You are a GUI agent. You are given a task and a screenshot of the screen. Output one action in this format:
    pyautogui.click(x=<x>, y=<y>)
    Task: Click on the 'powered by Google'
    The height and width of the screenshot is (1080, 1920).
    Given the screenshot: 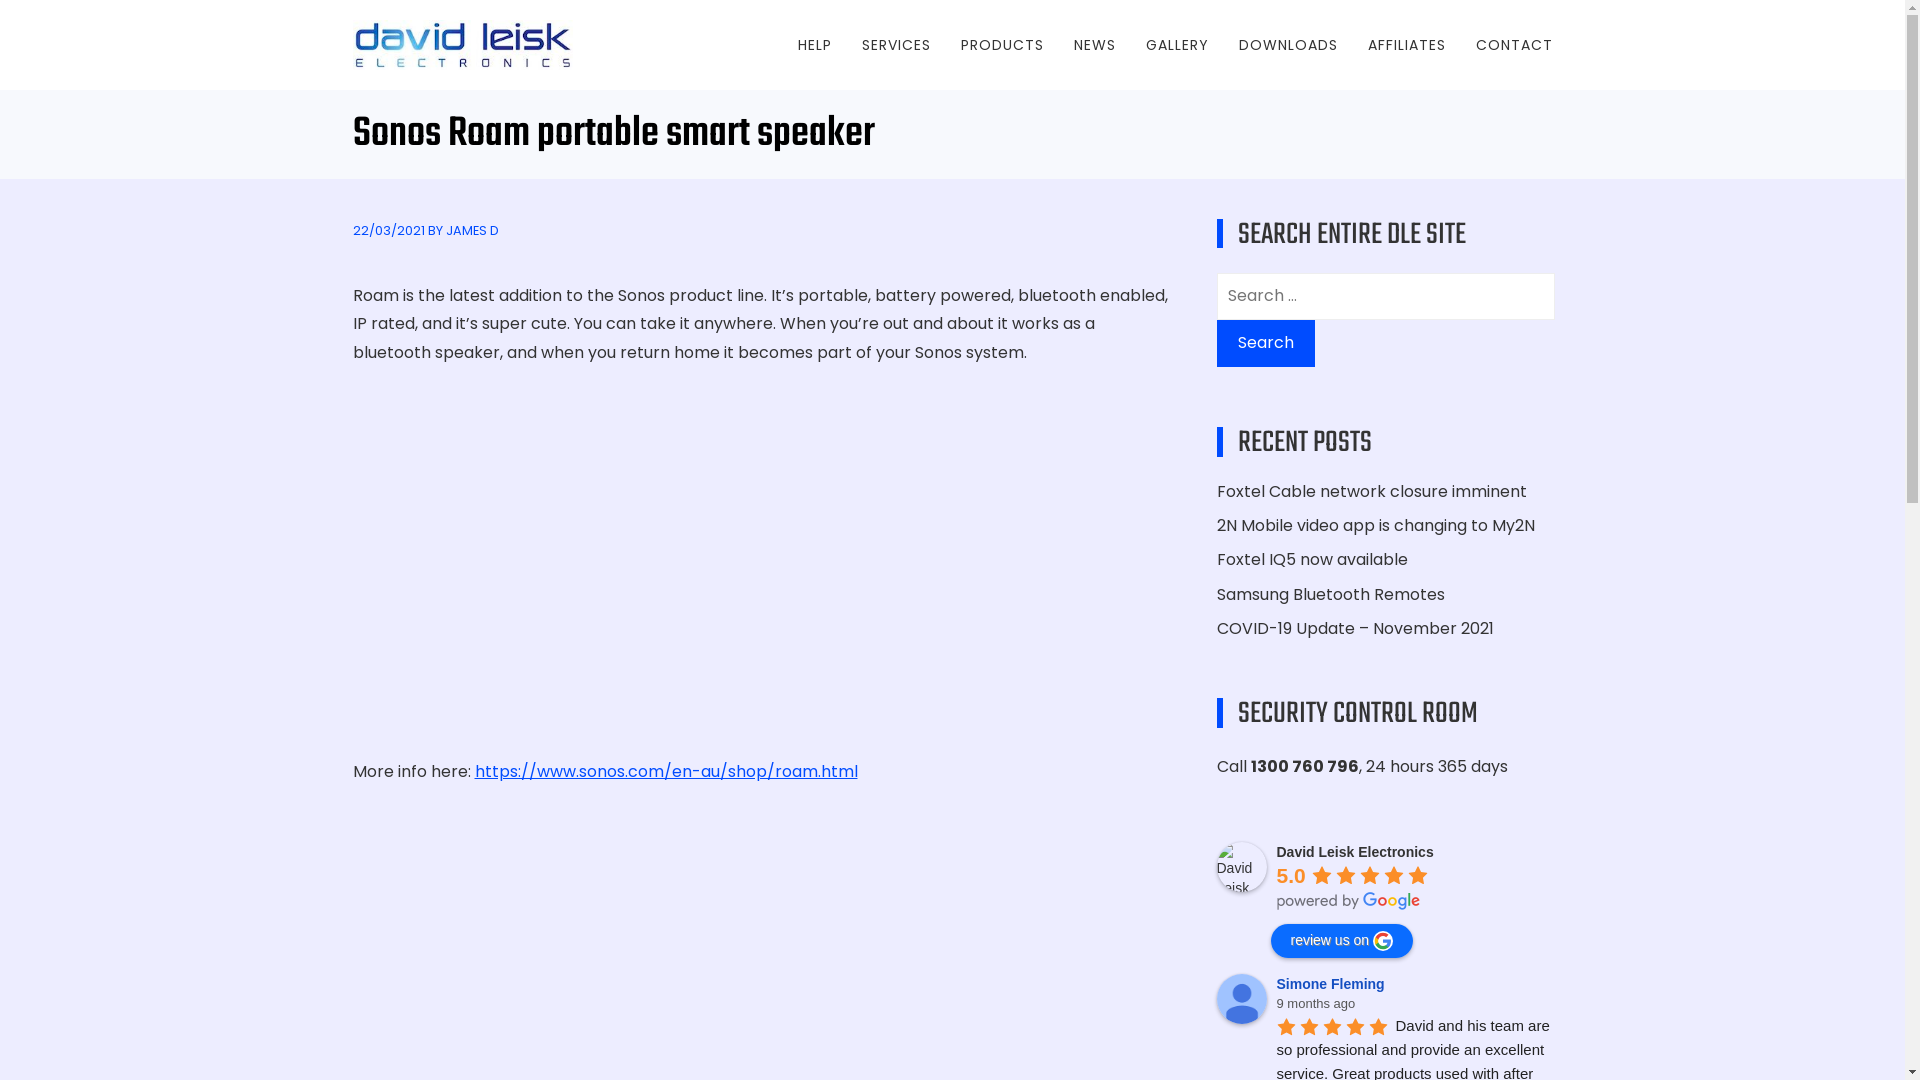 What is the action you would take?
    pyautogui.click(x=1348, y=901)
    